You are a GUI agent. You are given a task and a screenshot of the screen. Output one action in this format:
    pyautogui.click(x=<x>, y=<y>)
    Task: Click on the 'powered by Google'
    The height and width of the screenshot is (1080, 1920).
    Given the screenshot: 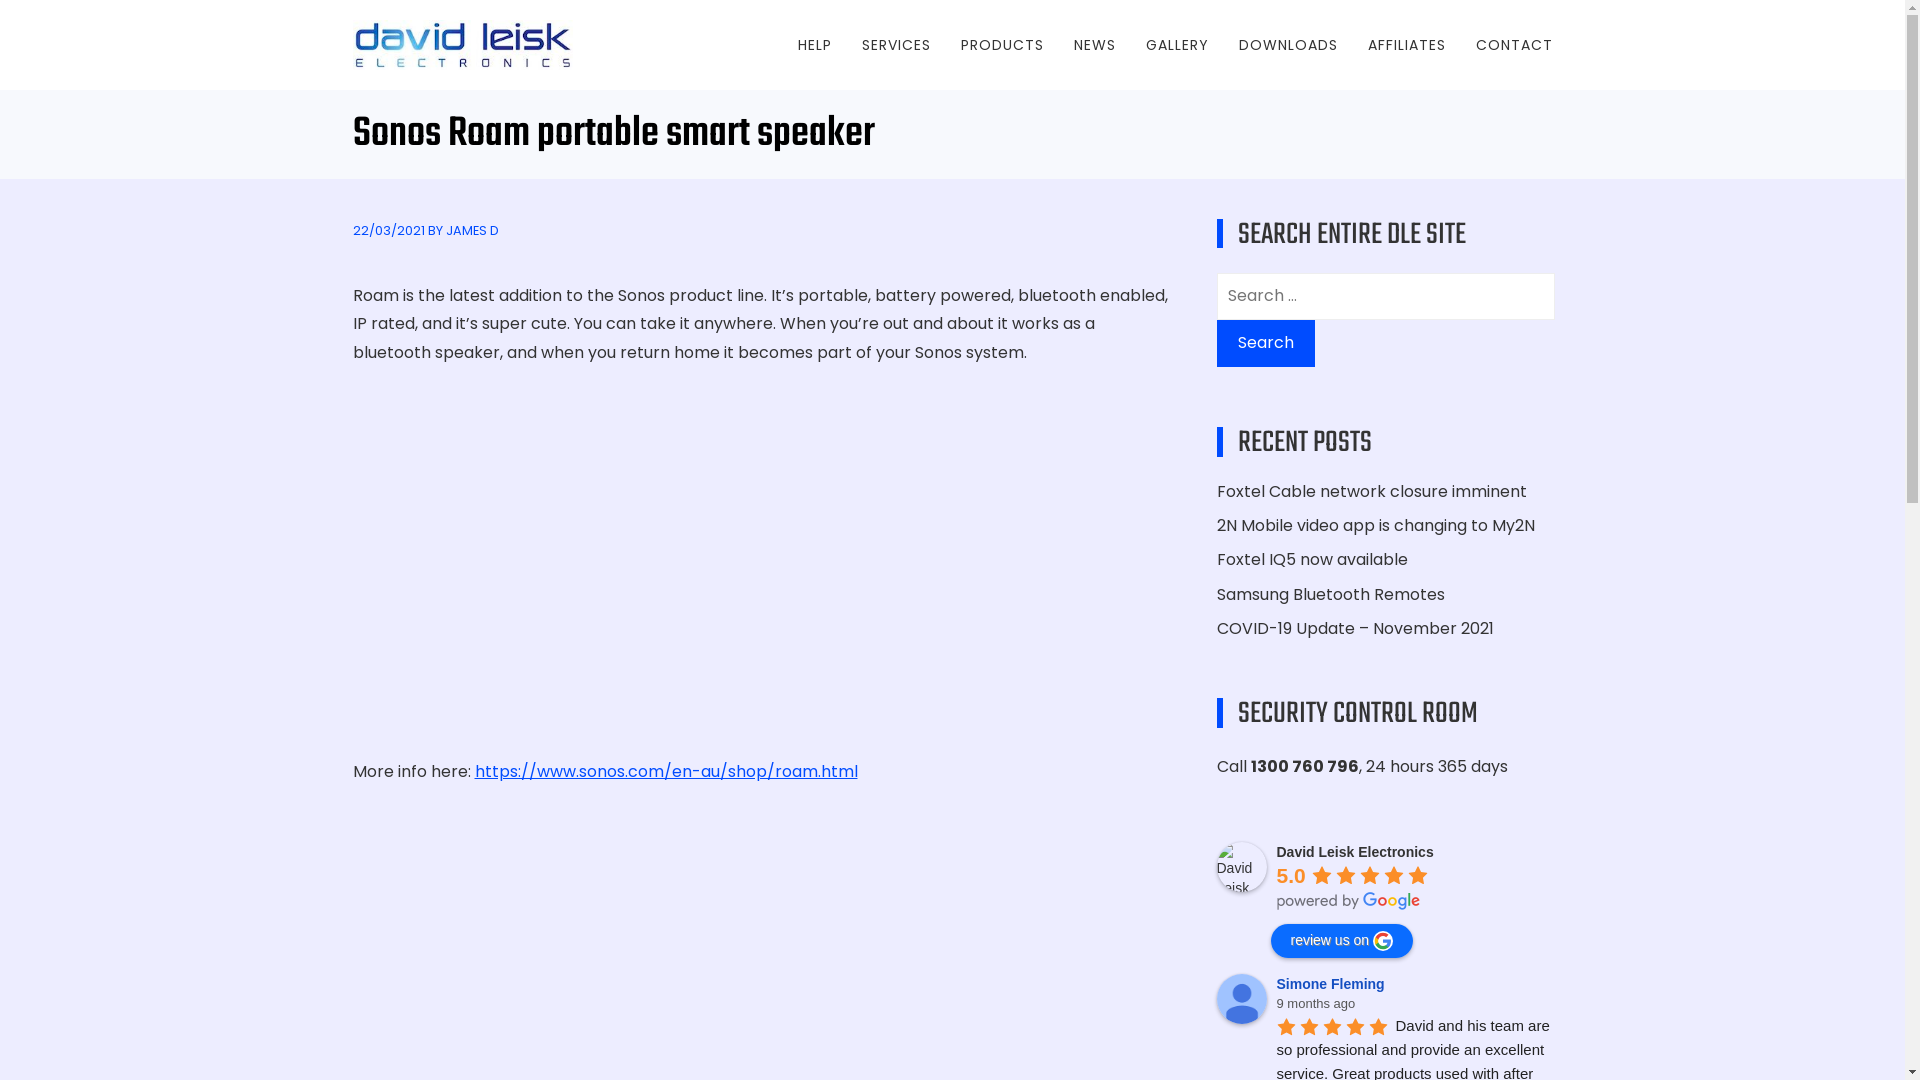 What is the action you would take?
    pyautogui.click(x=1348, y=901)
    